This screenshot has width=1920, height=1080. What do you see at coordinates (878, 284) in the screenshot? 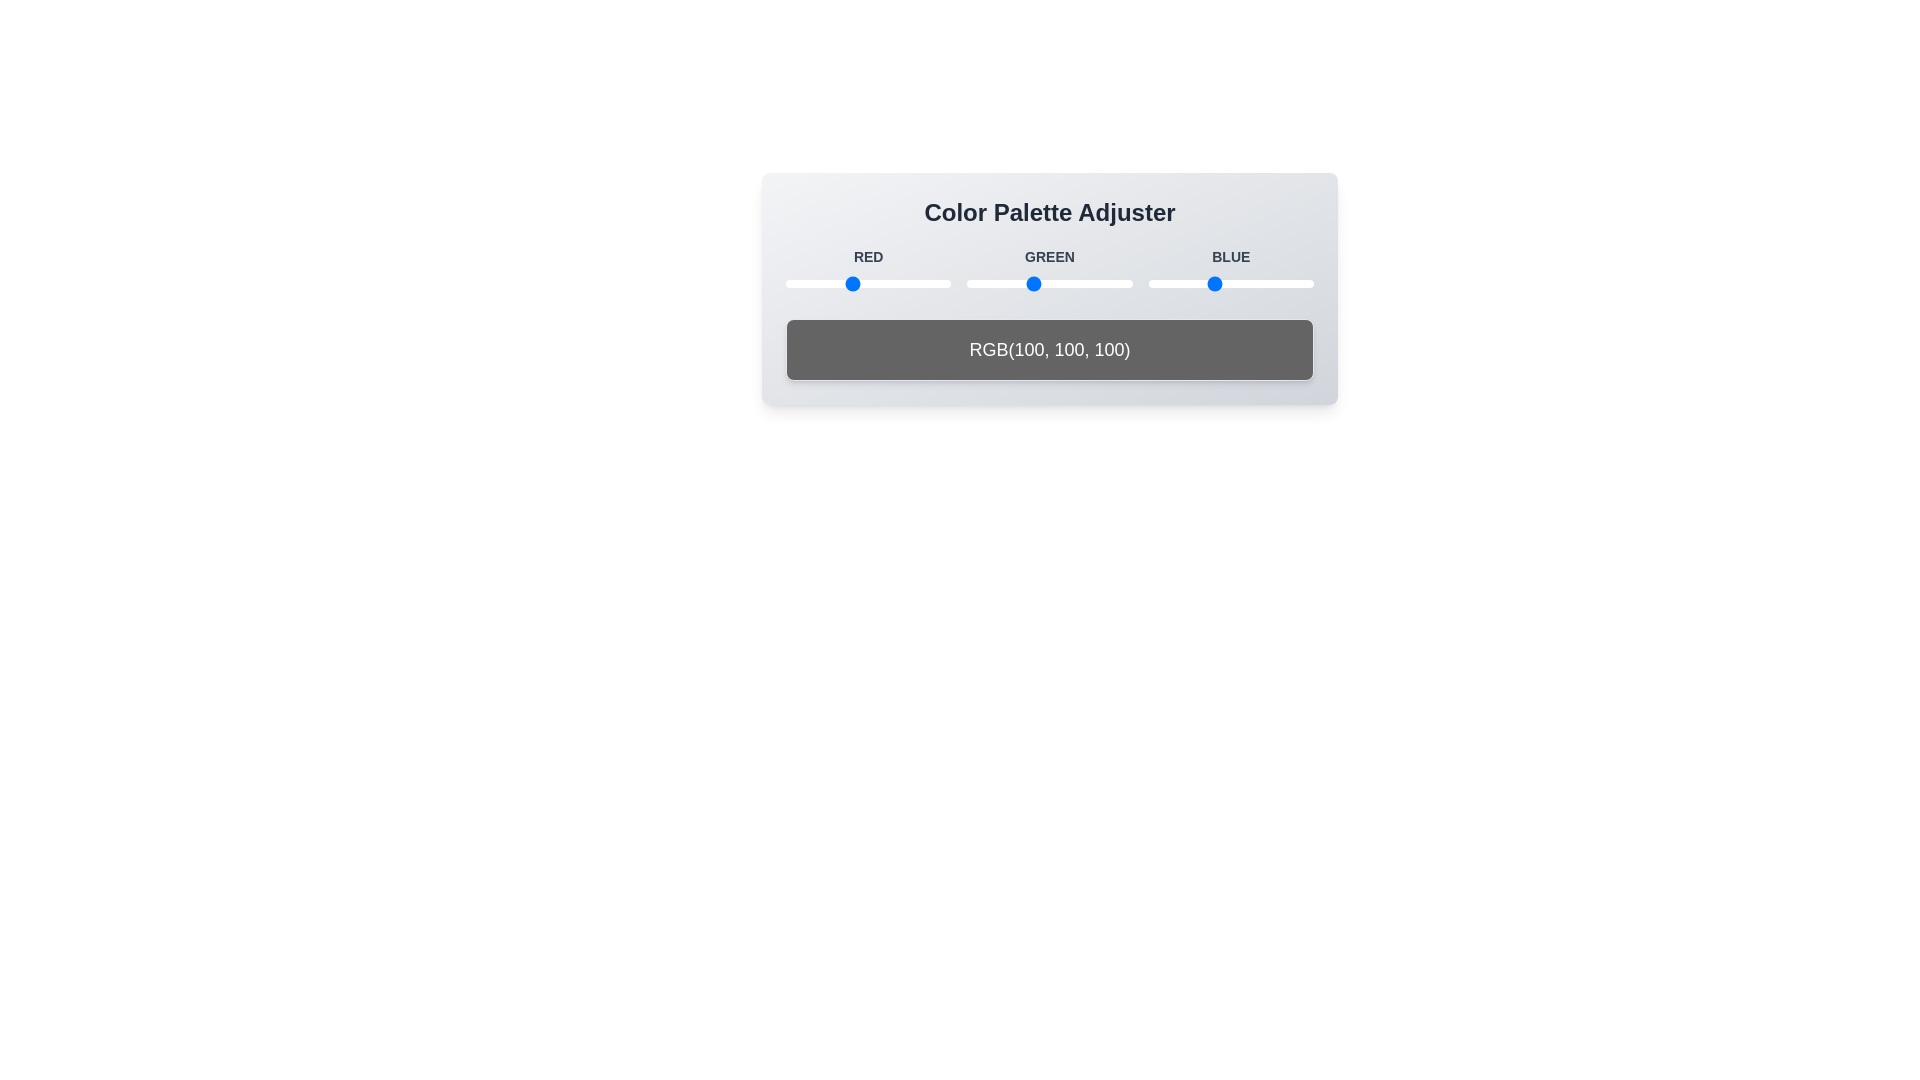
I see `the 1 slider to 142` at bounding box center [878, 284].